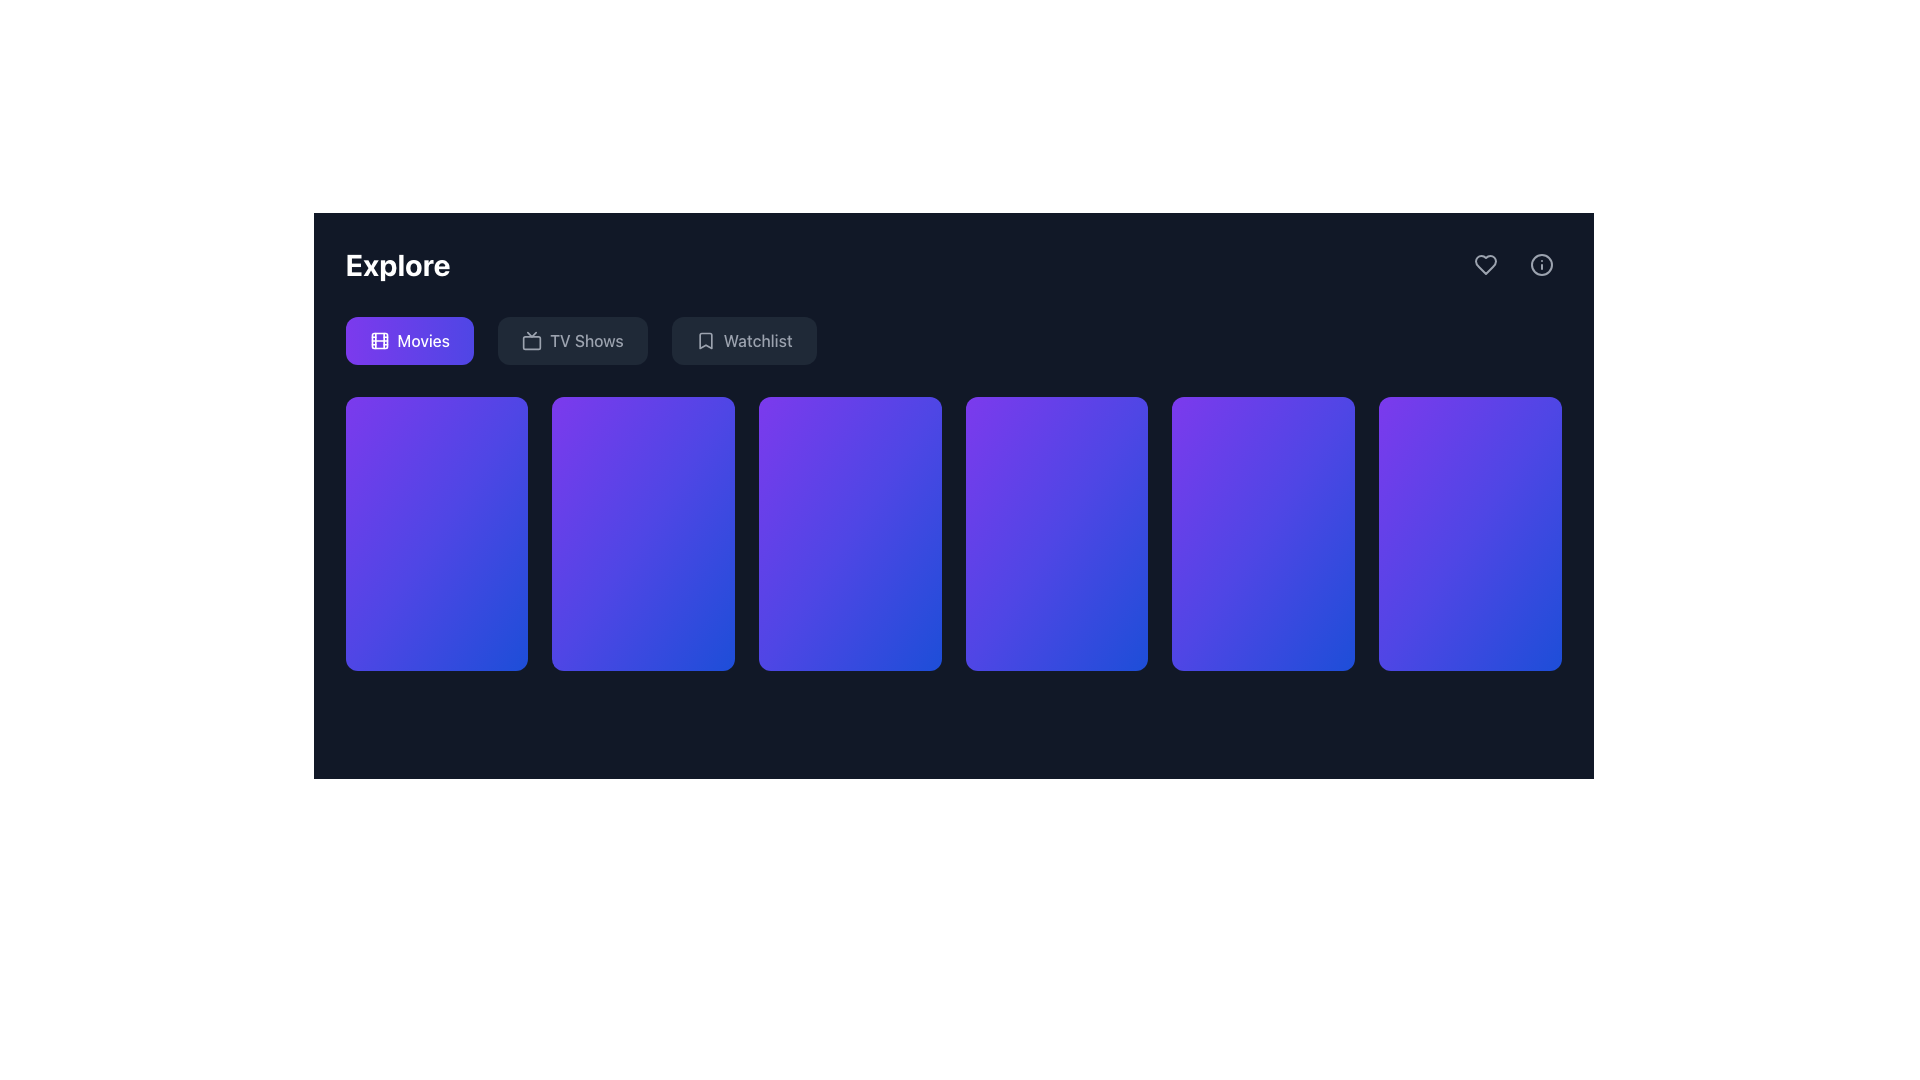 Image resolution: width=1920 pixels, height=1080 pixels. Describe the element at coordinates (571, 339) in the screenshot. I see `the navigation button for TV shows, which is the second option in the horizontal navigation bar below the 'Explore' header, positioned between 'Movies' and 'Watchlist', to activate its hover state` at that location.